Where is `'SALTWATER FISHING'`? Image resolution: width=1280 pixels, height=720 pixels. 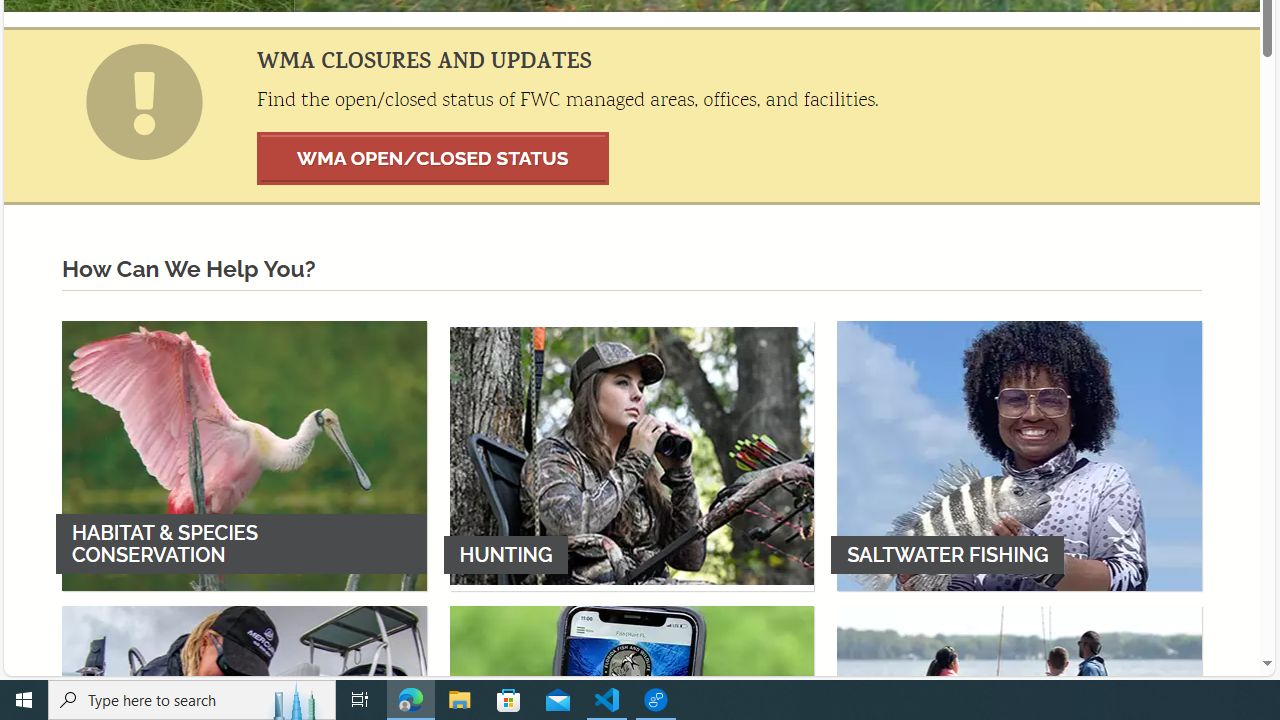 'SALTWATER FISHING' is located at coordinates (1019, 455).